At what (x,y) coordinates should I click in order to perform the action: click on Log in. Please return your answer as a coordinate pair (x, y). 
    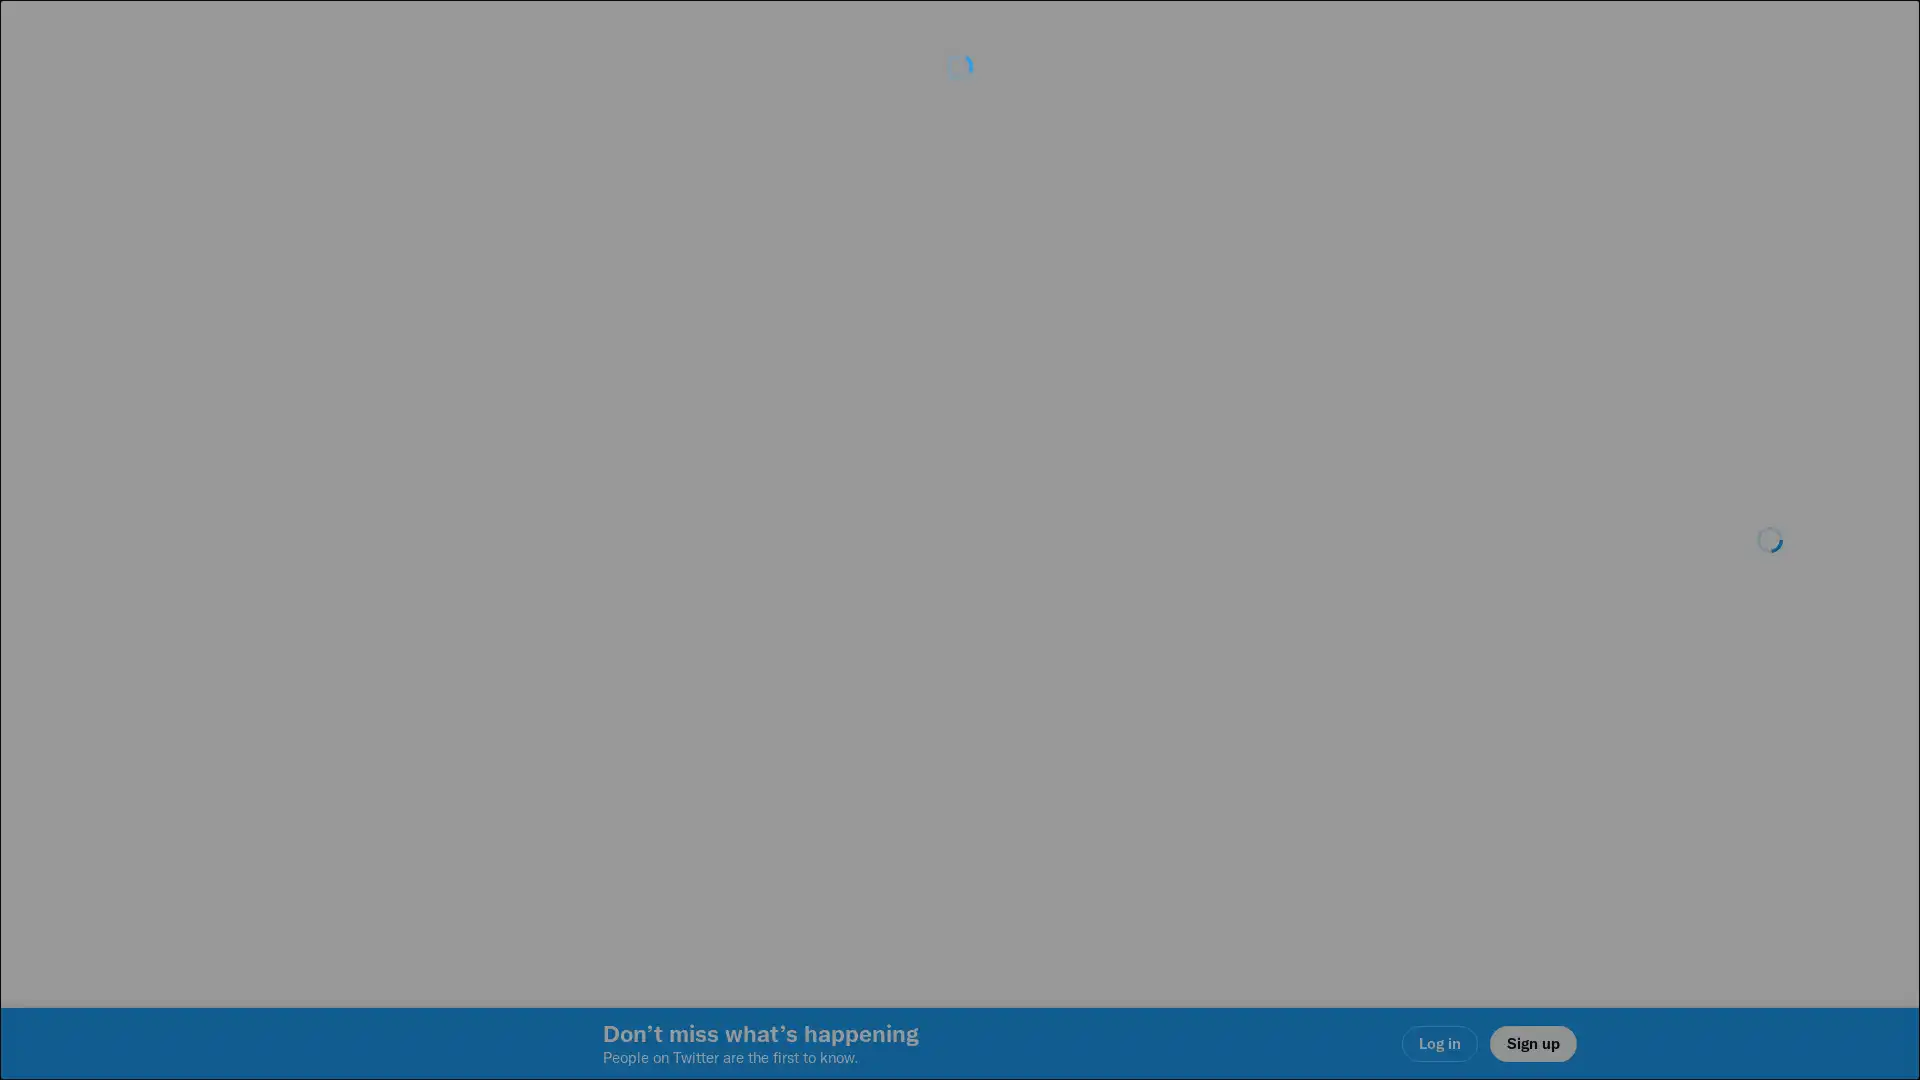
    Looking at the image, I should click on (1200, 681).